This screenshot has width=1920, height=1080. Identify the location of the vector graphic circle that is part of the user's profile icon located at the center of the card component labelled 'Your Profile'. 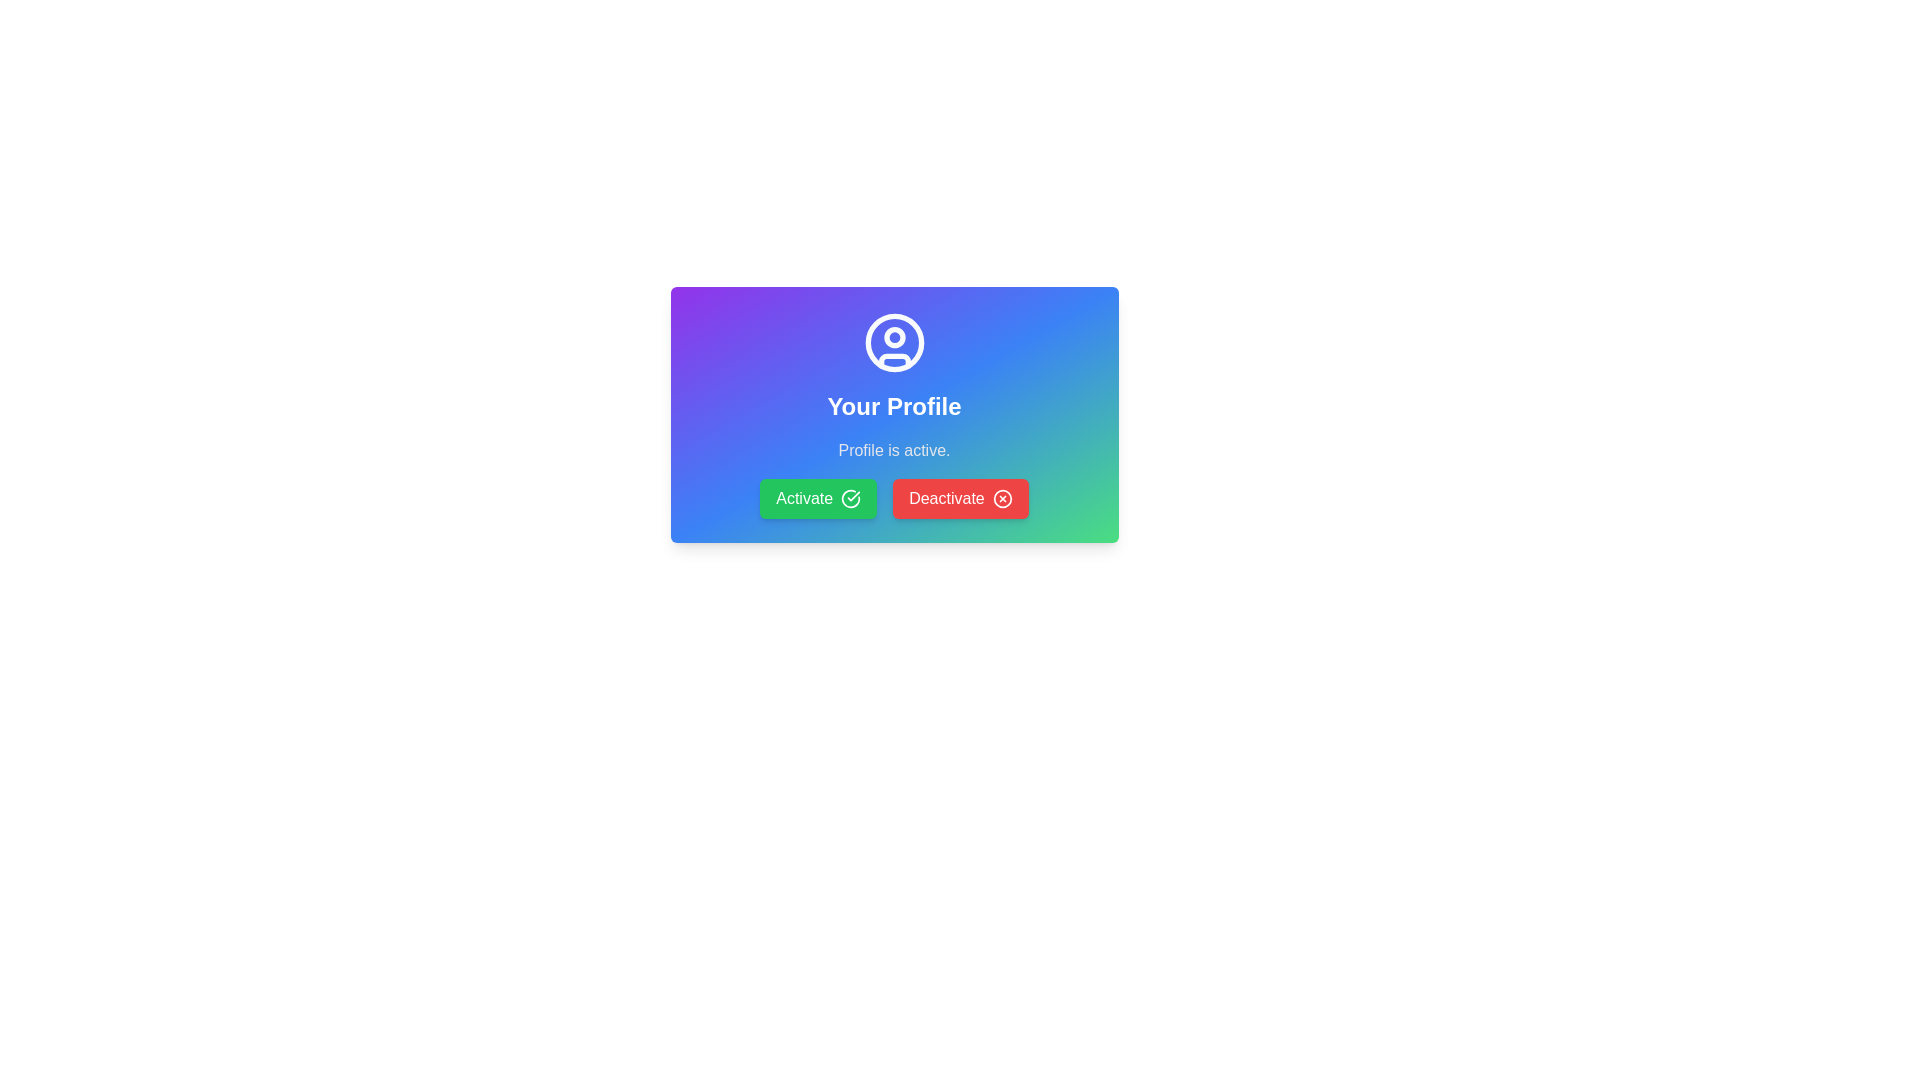
(893, 342).